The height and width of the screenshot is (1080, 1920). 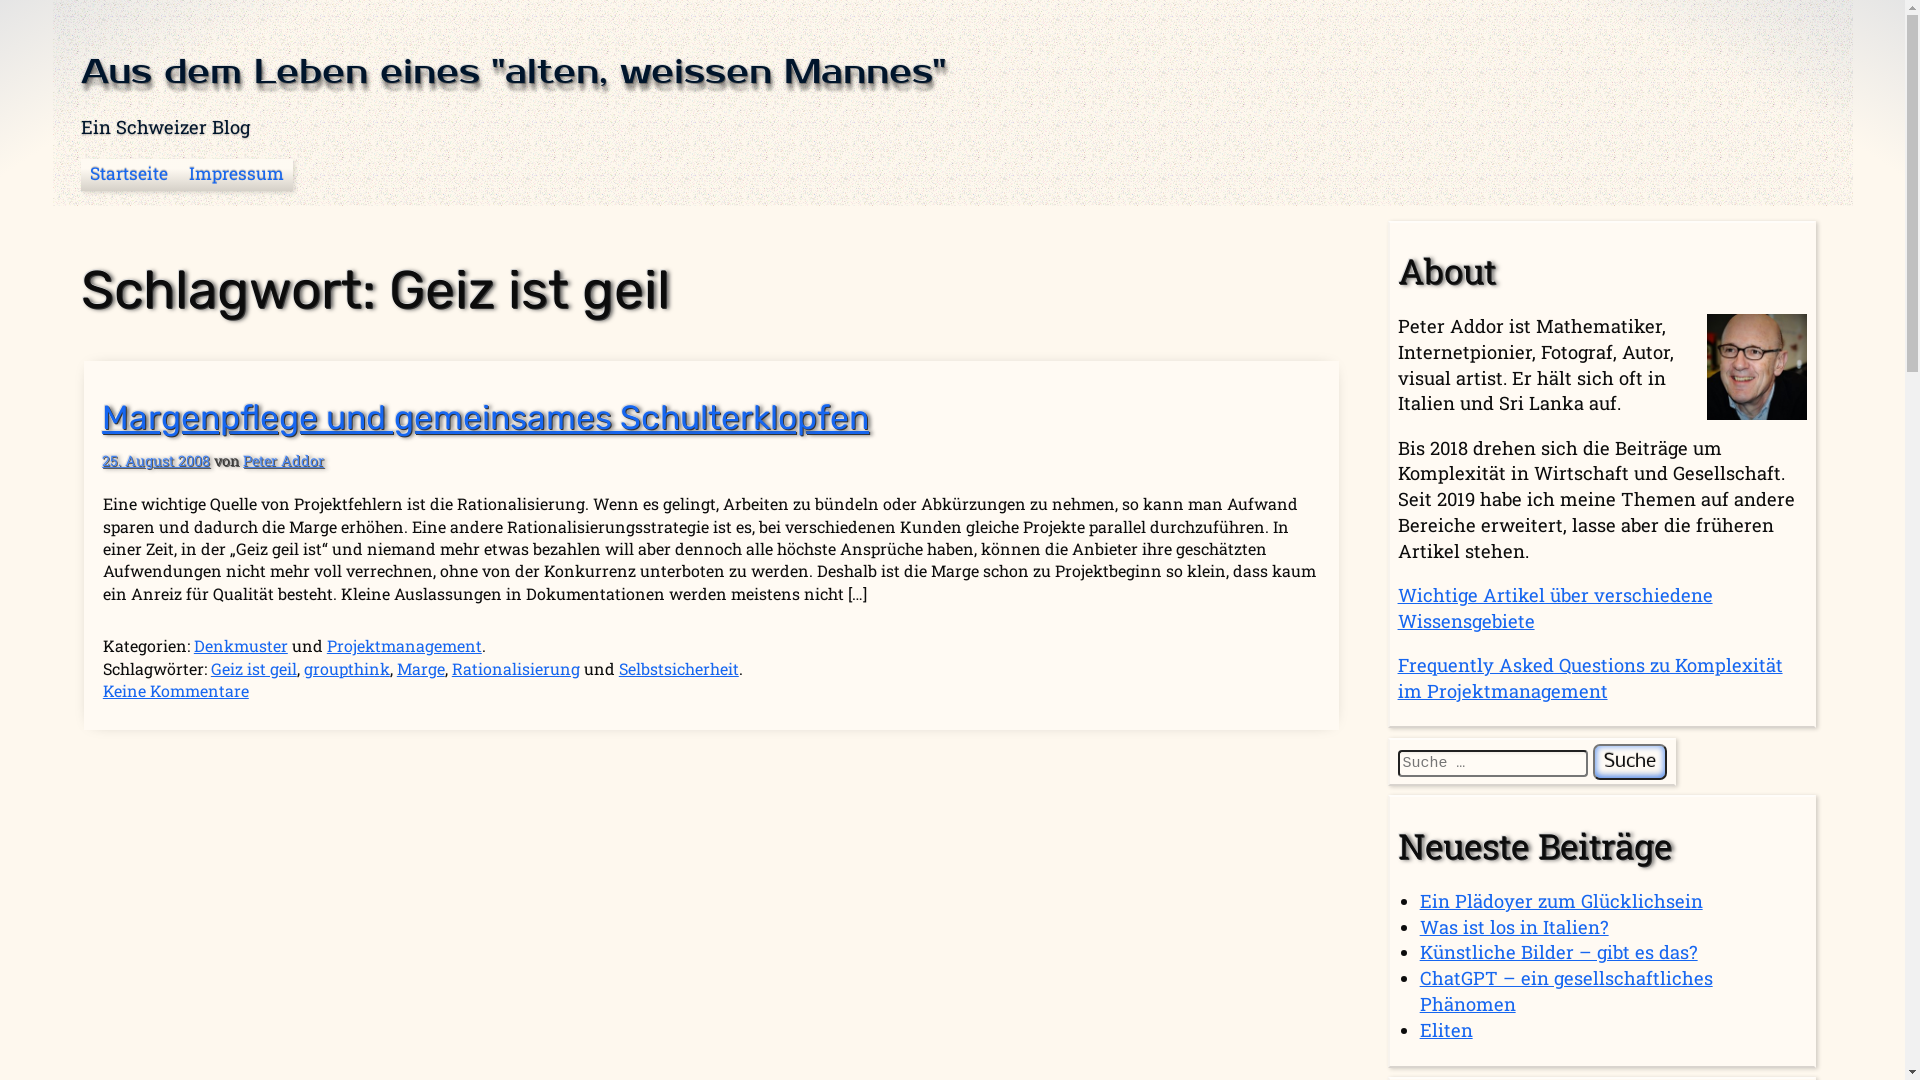 I want to click on 'Marge', so click(x=420, y=668).